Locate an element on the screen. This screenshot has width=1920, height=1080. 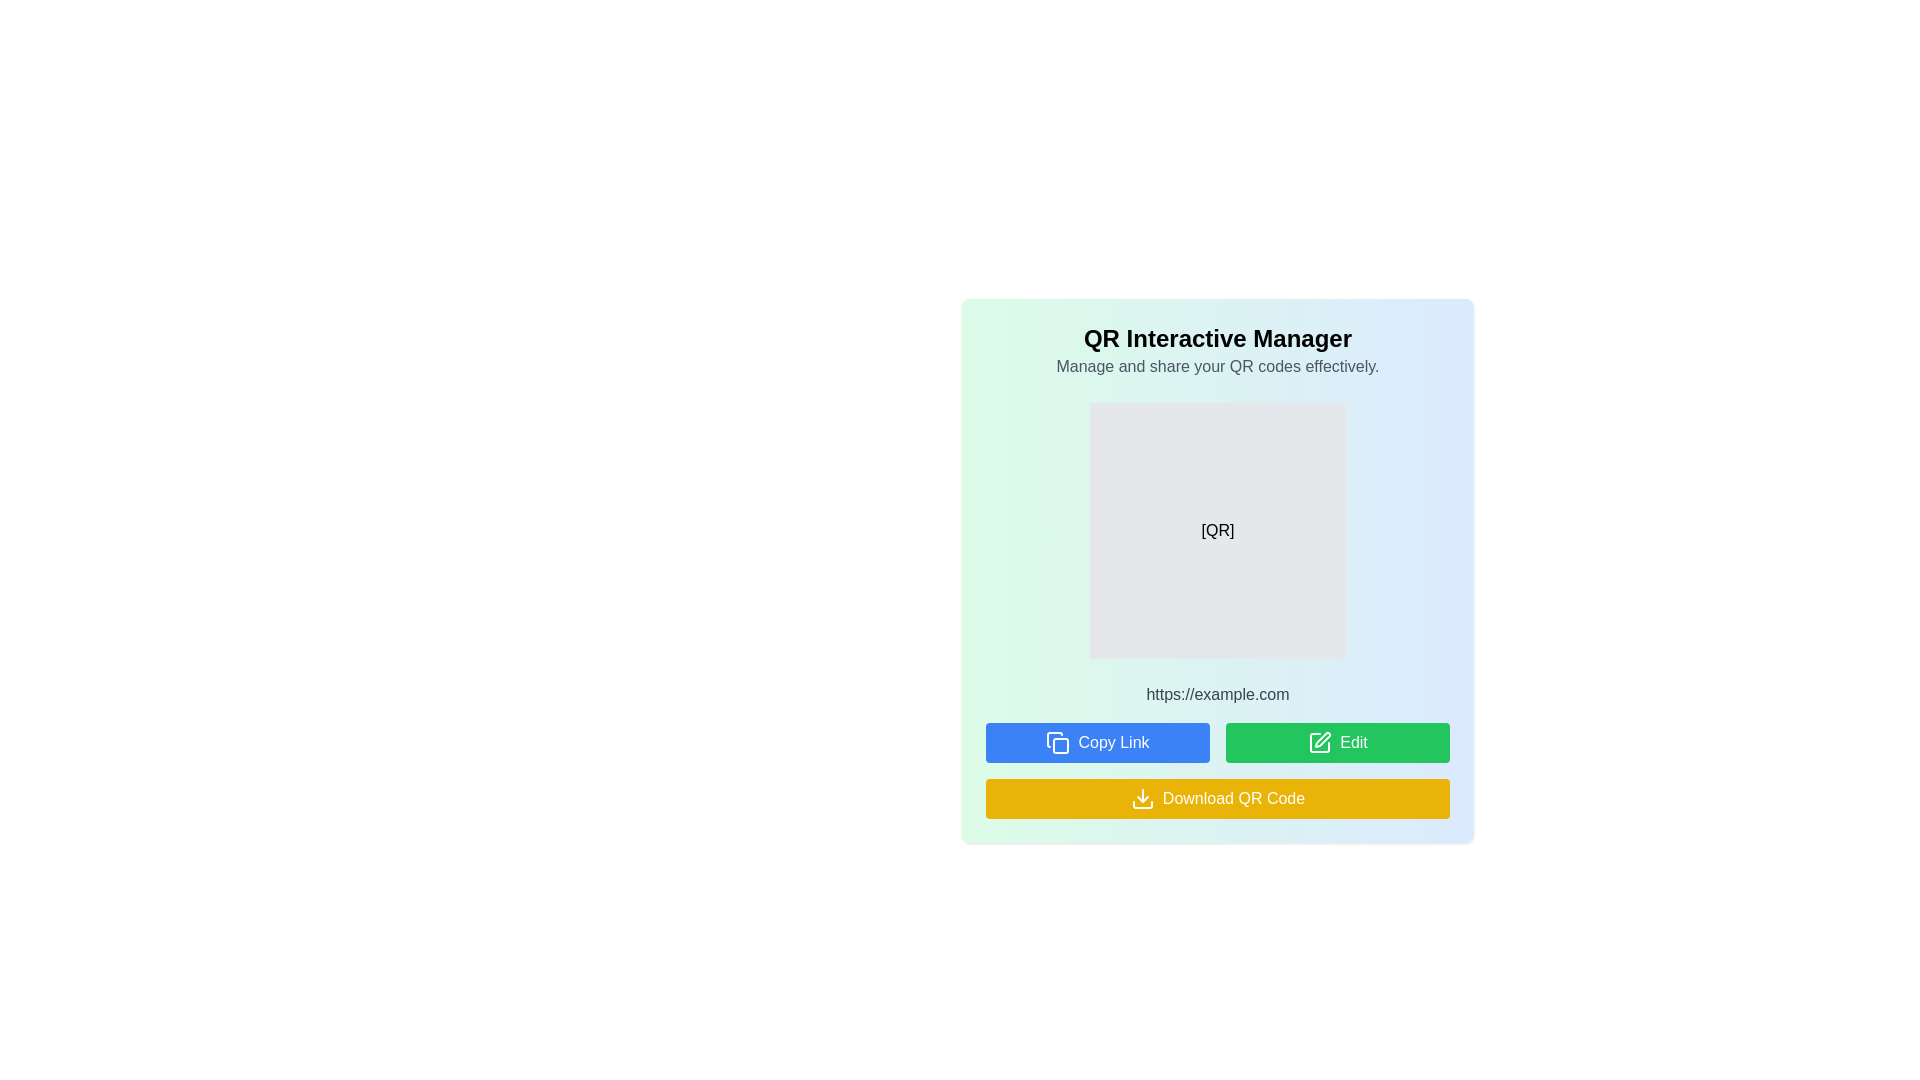
the 'Edit' button icon is located at coordinates (1320, 743).